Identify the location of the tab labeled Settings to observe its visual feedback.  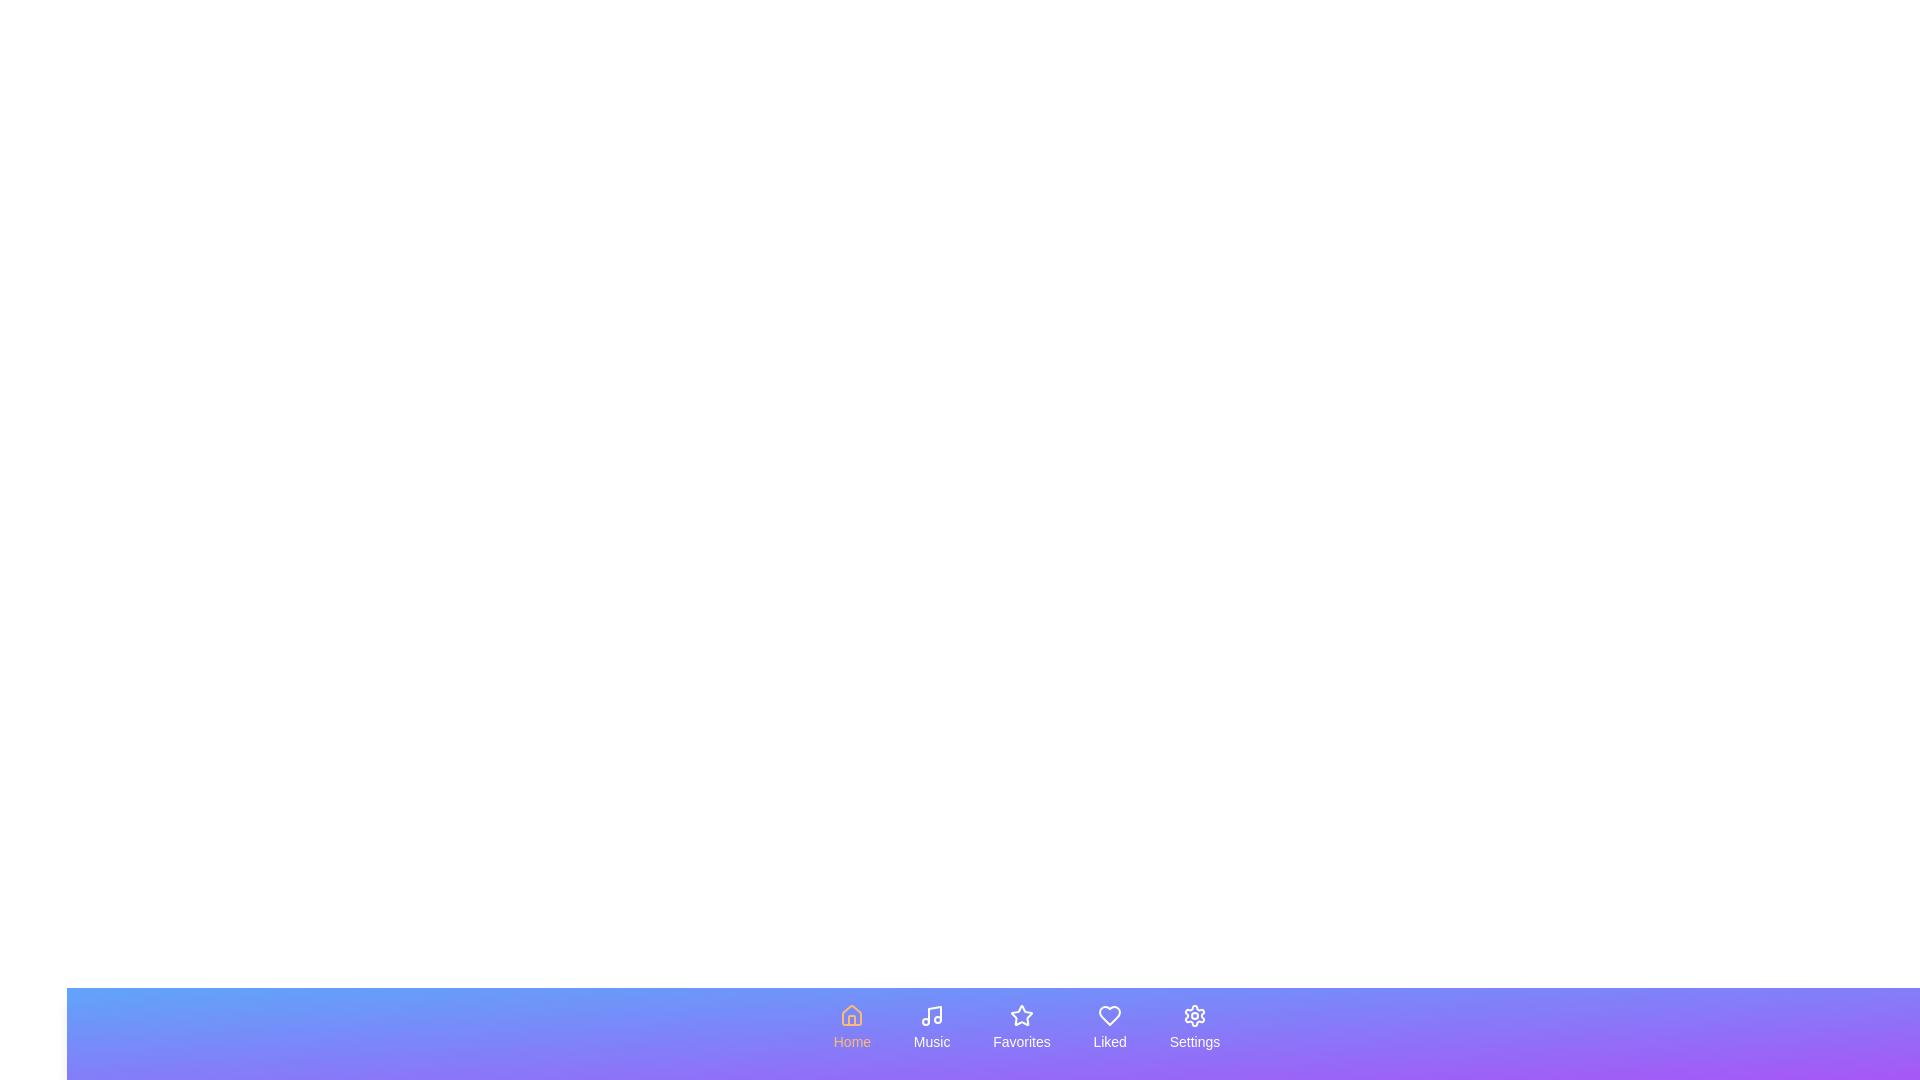
(1195, 1028).